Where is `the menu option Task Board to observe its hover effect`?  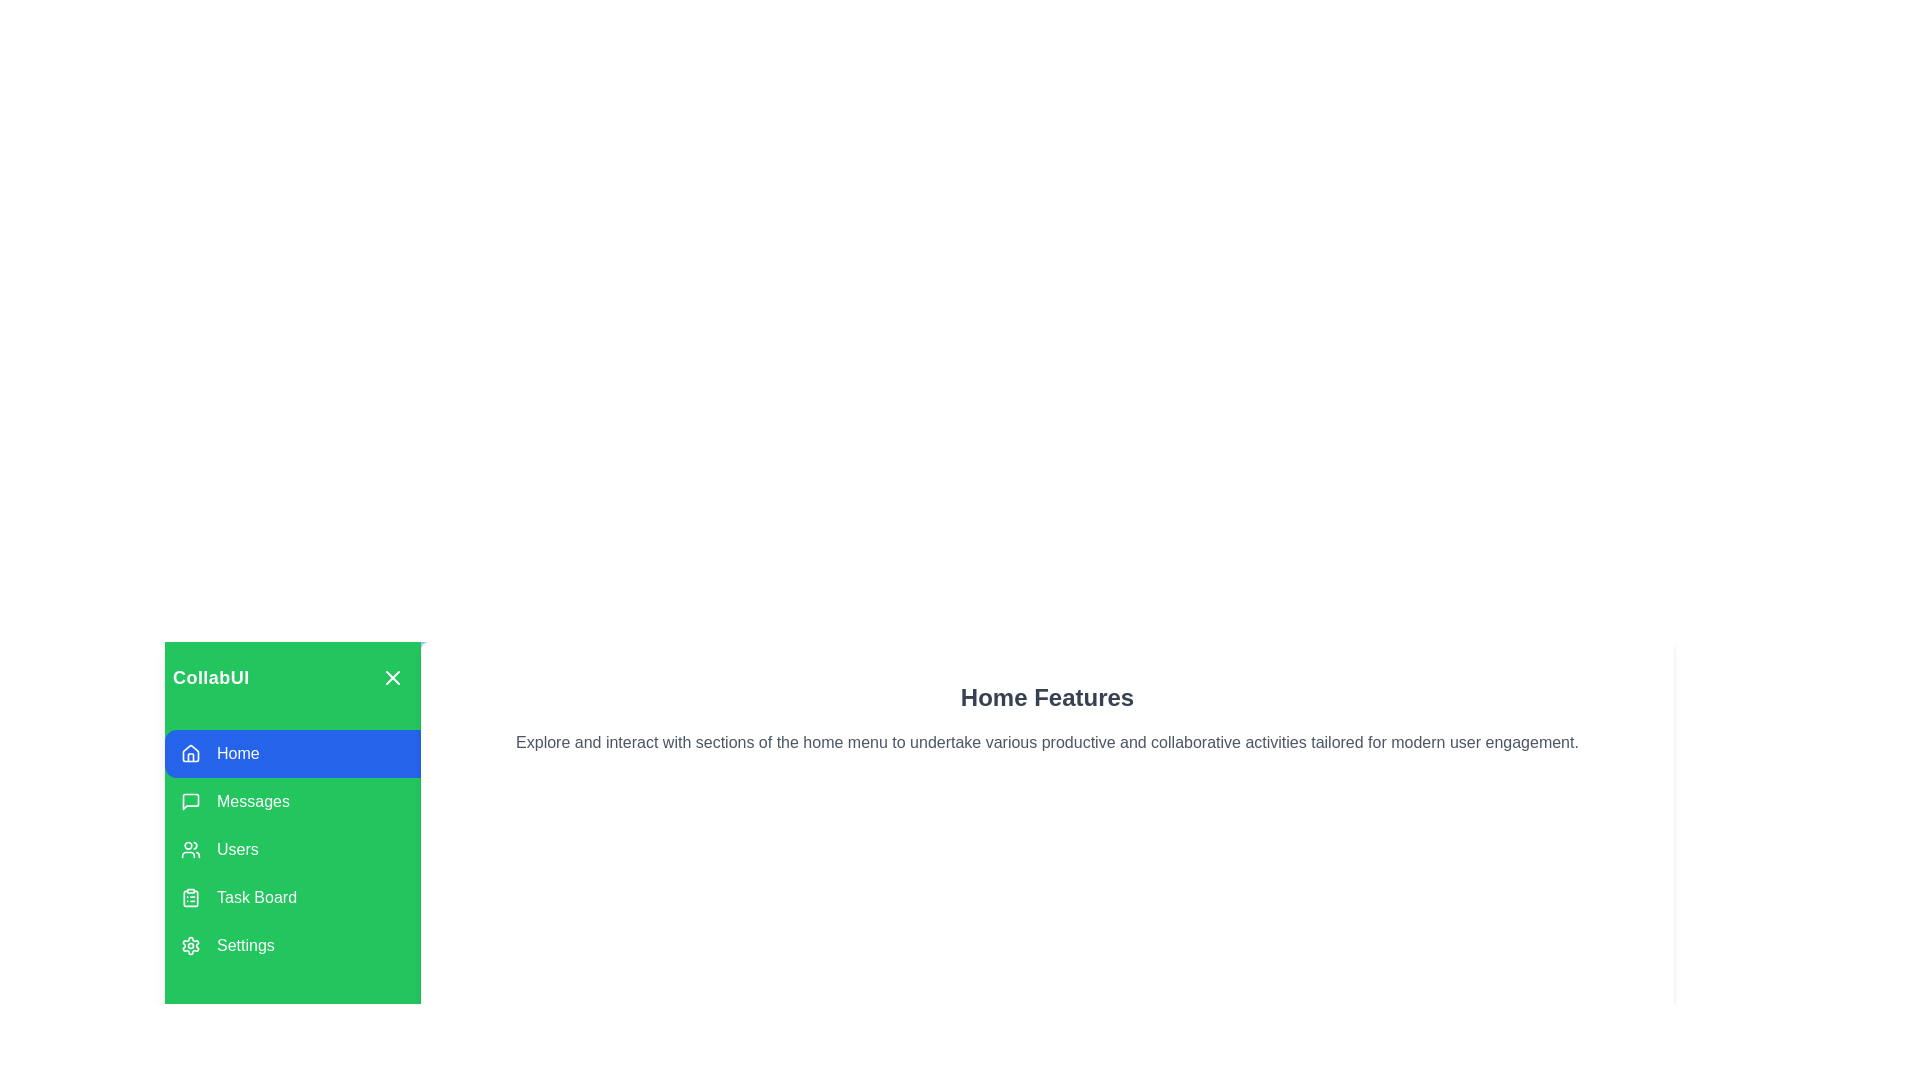
the menu option Task Board to observe its hover effect is located at coordinates (291, 897).